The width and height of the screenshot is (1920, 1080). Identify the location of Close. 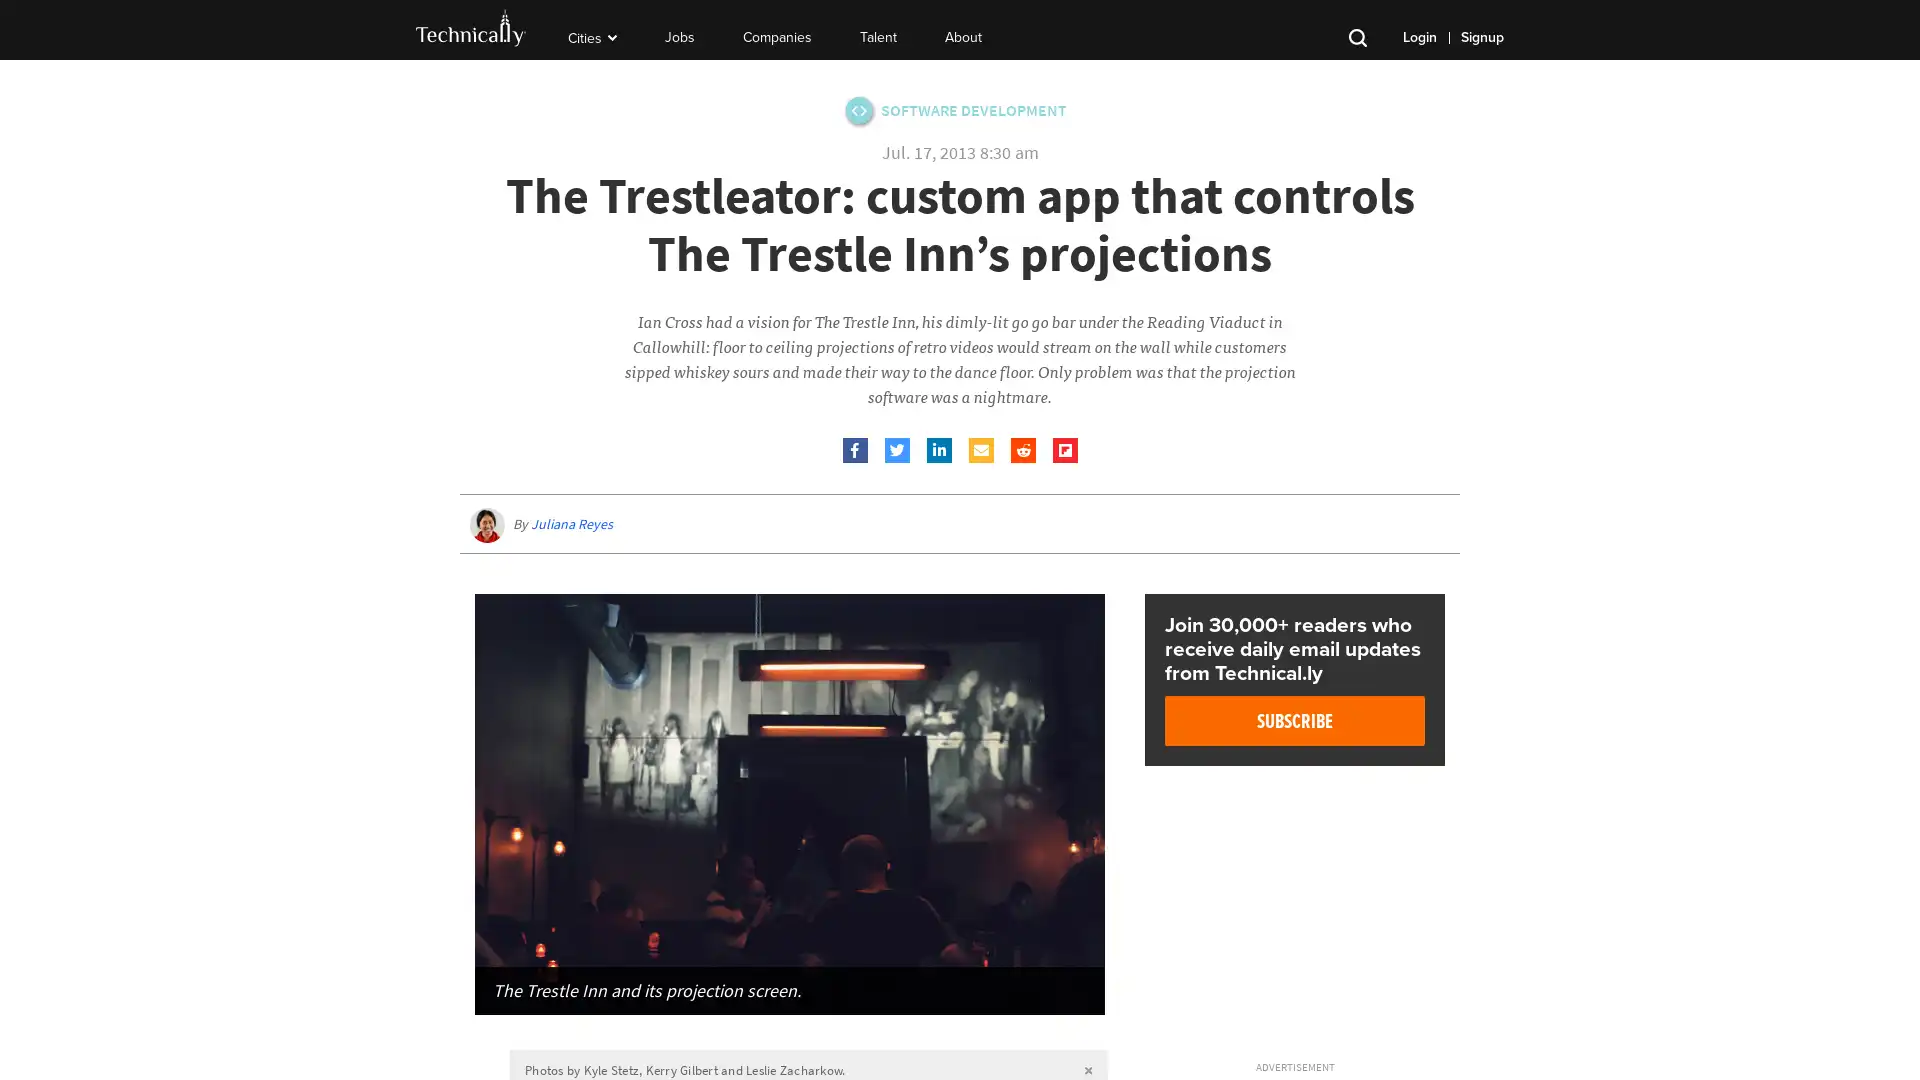
(1329, 1033).